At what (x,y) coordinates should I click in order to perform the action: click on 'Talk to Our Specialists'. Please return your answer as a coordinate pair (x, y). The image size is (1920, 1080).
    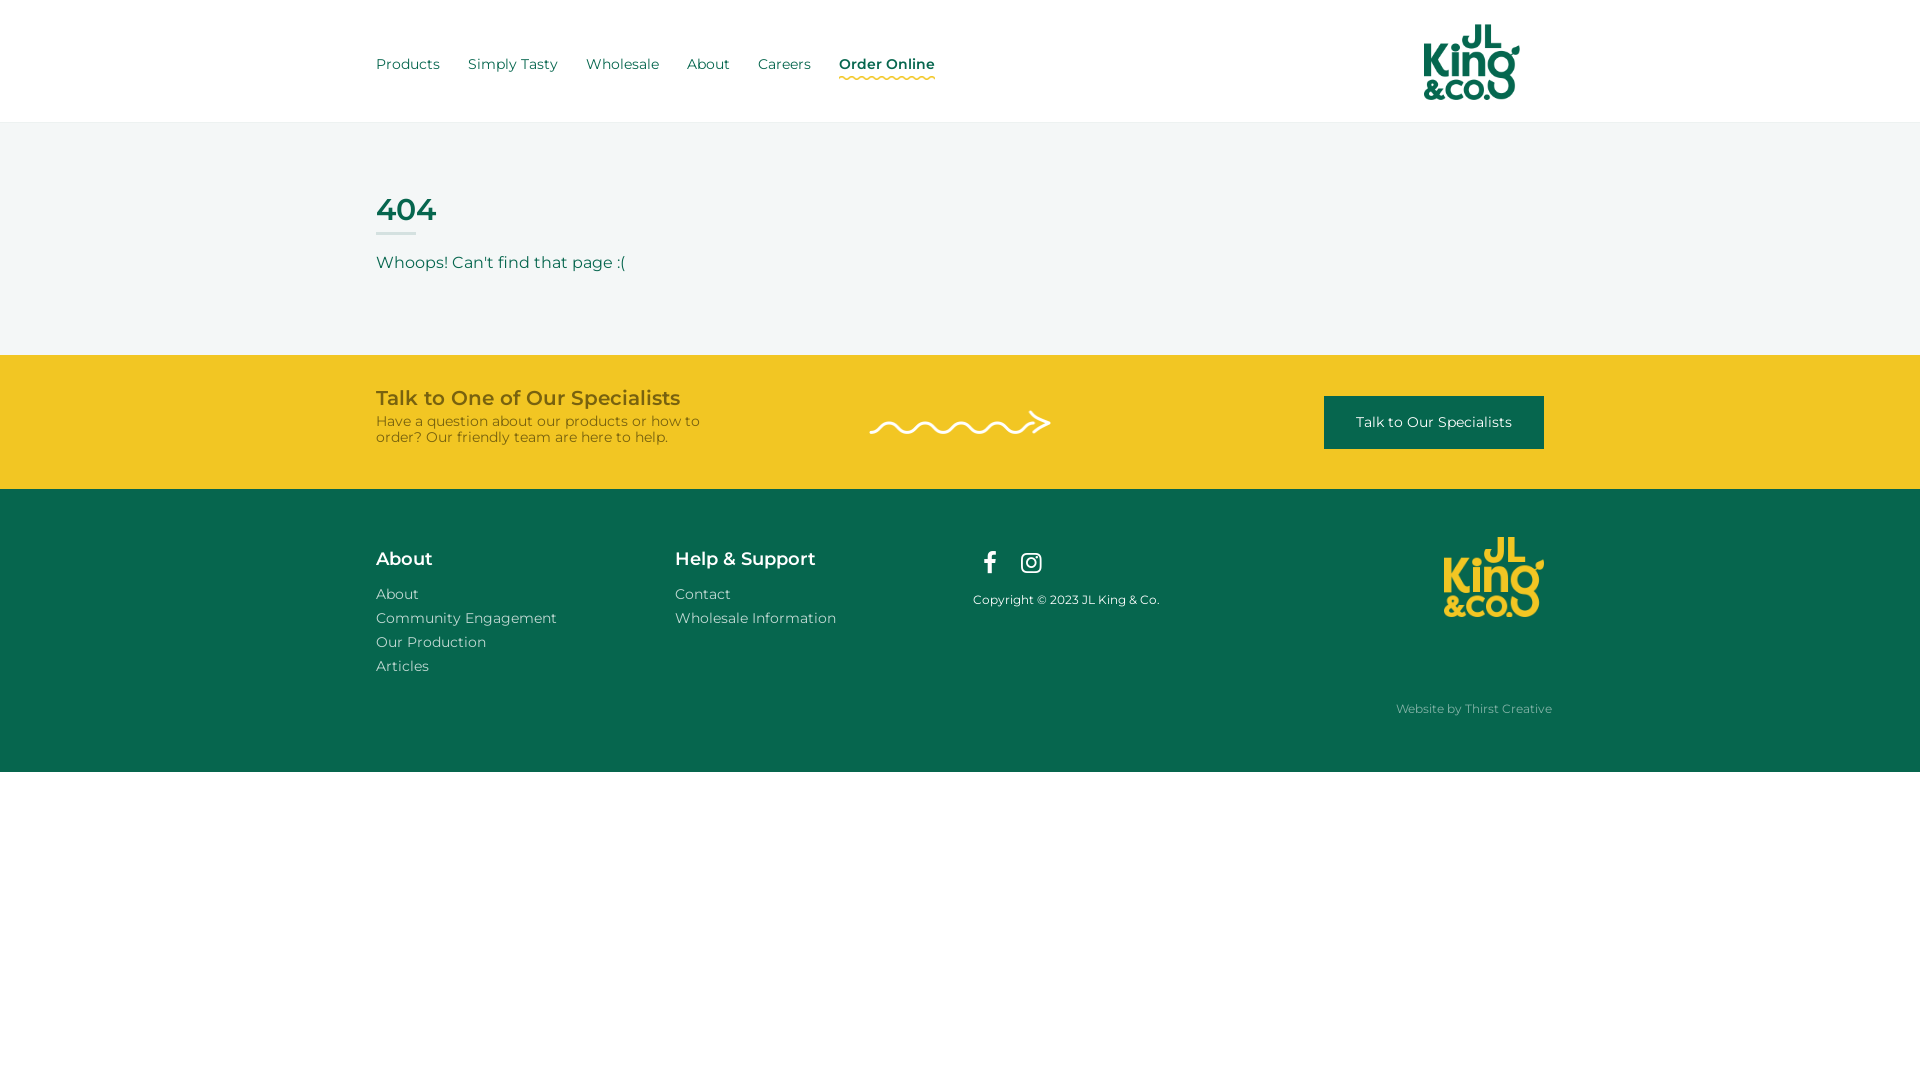
    Looking at the image, I should click on (1324, 421).